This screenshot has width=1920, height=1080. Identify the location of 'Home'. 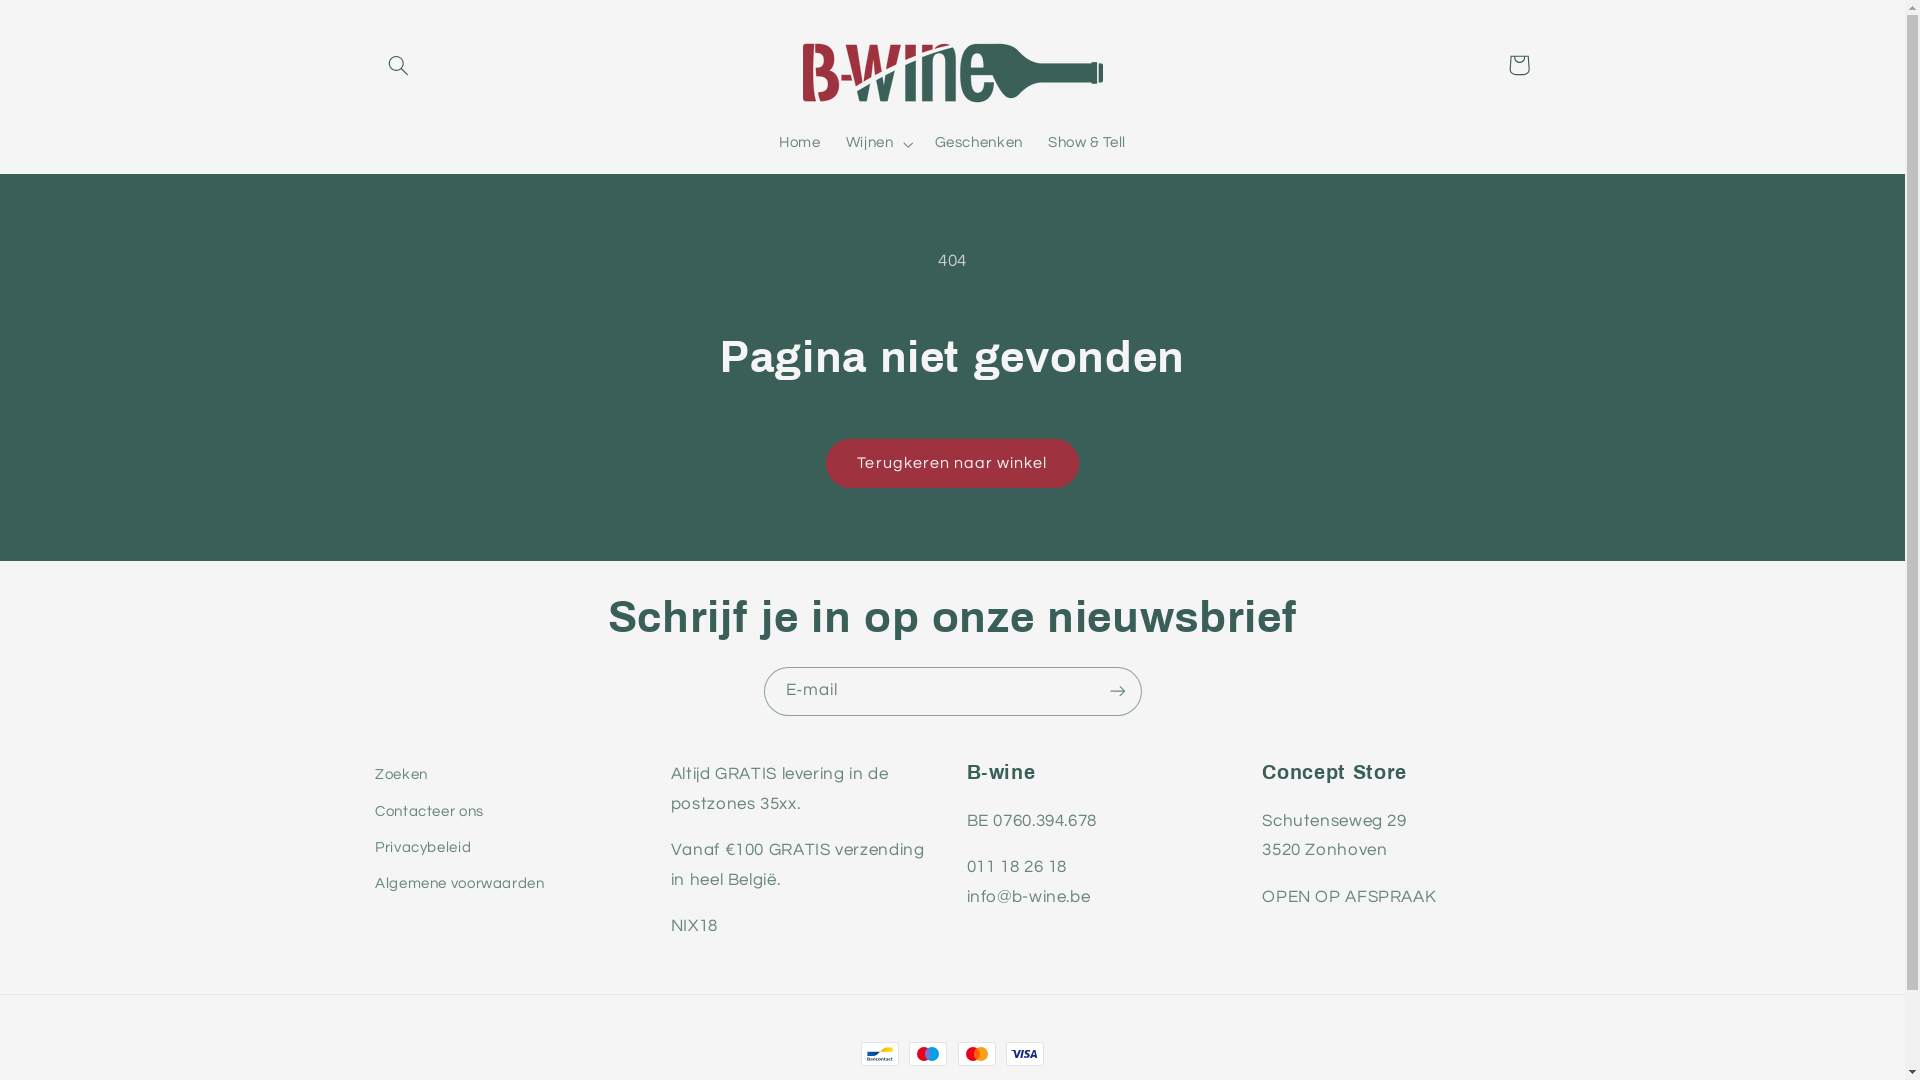
(765, 142).